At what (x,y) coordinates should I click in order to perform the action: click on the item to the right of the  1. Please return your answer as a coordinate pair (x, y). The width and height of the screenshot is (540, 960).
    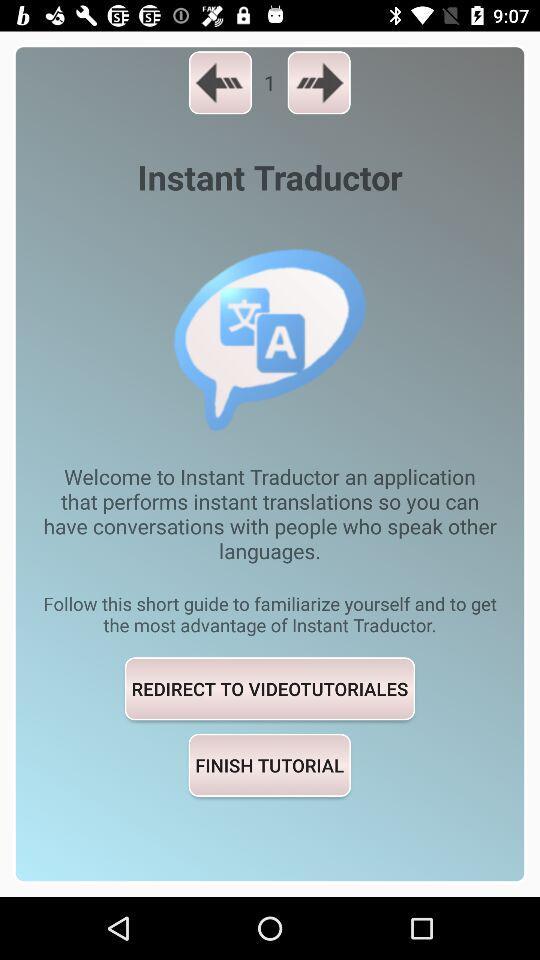
    Looking at the image, I should click on (319, 82).